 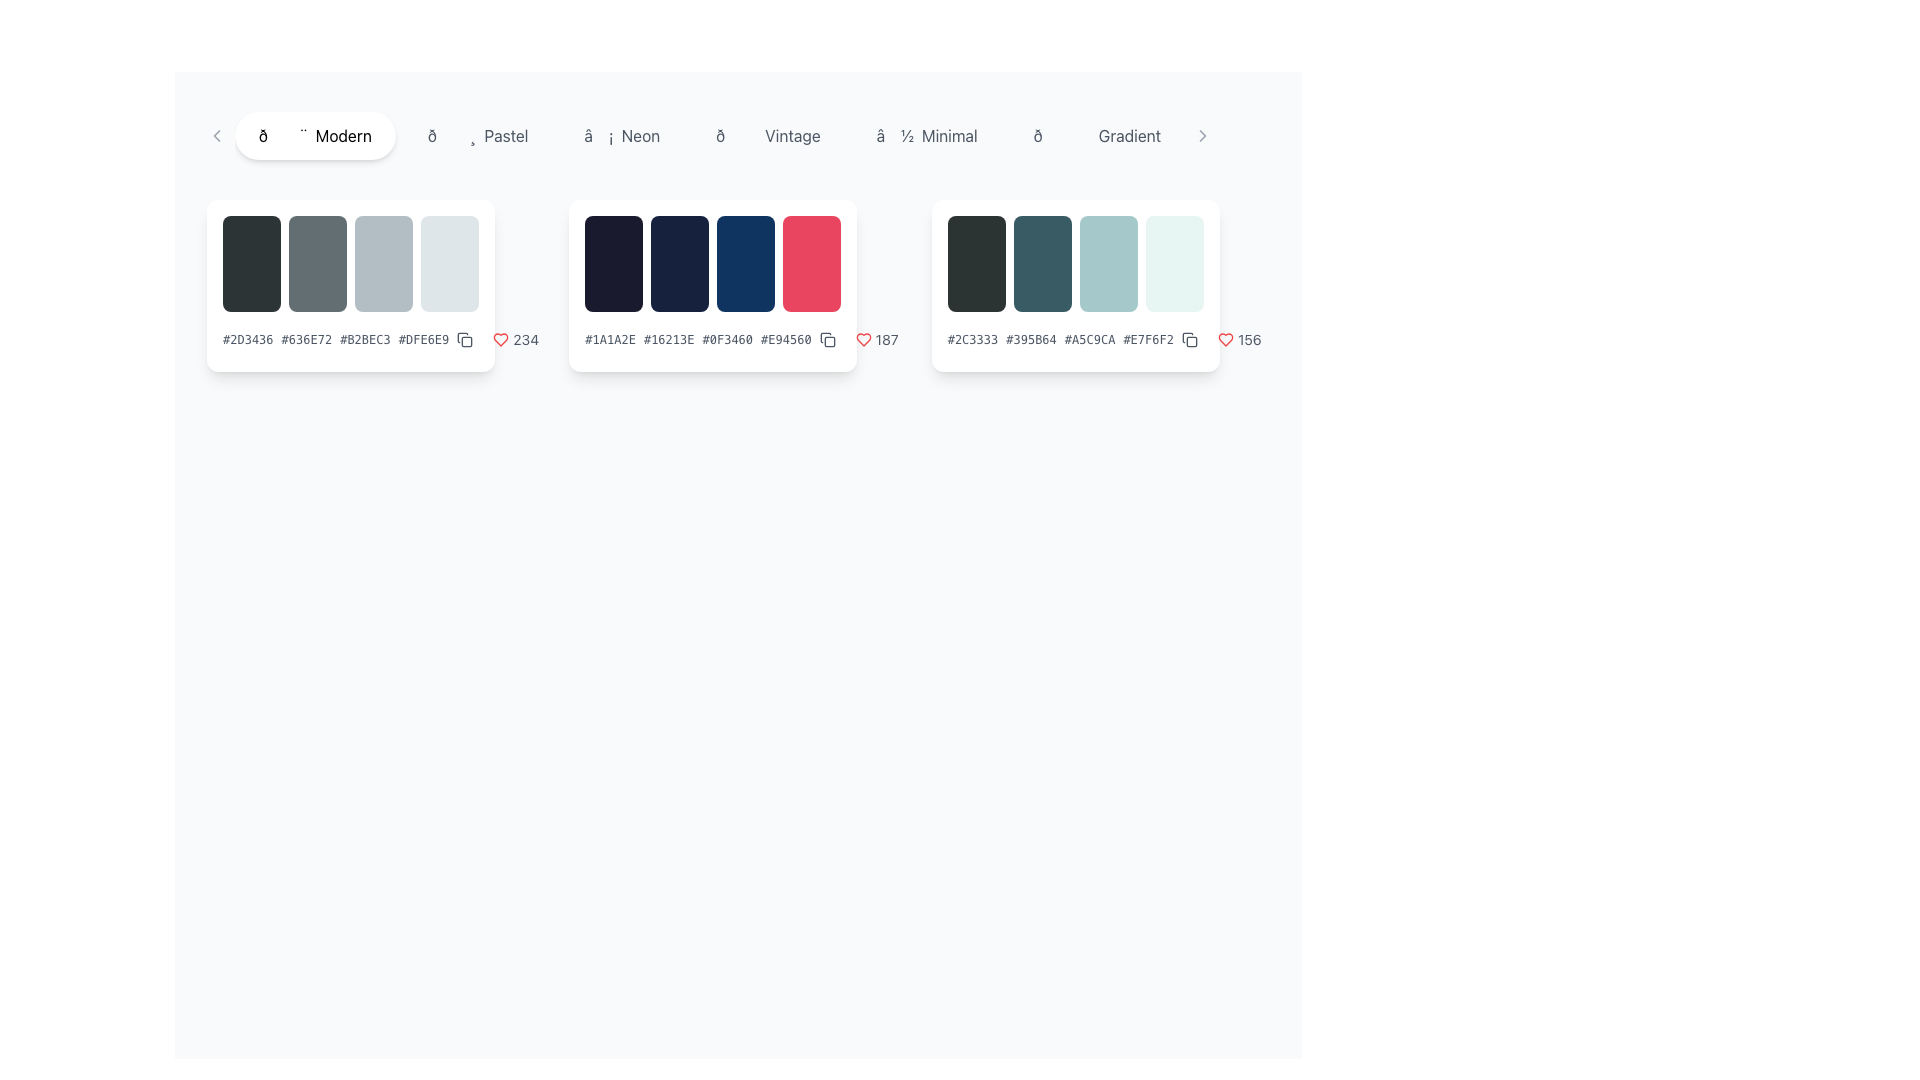 What do you see at coordinates (855, 338) in the screenshot?
I see `the numeric count '187' next to the heart icon to interact with the 'likes' functionality` at bounding box center [855, 338].